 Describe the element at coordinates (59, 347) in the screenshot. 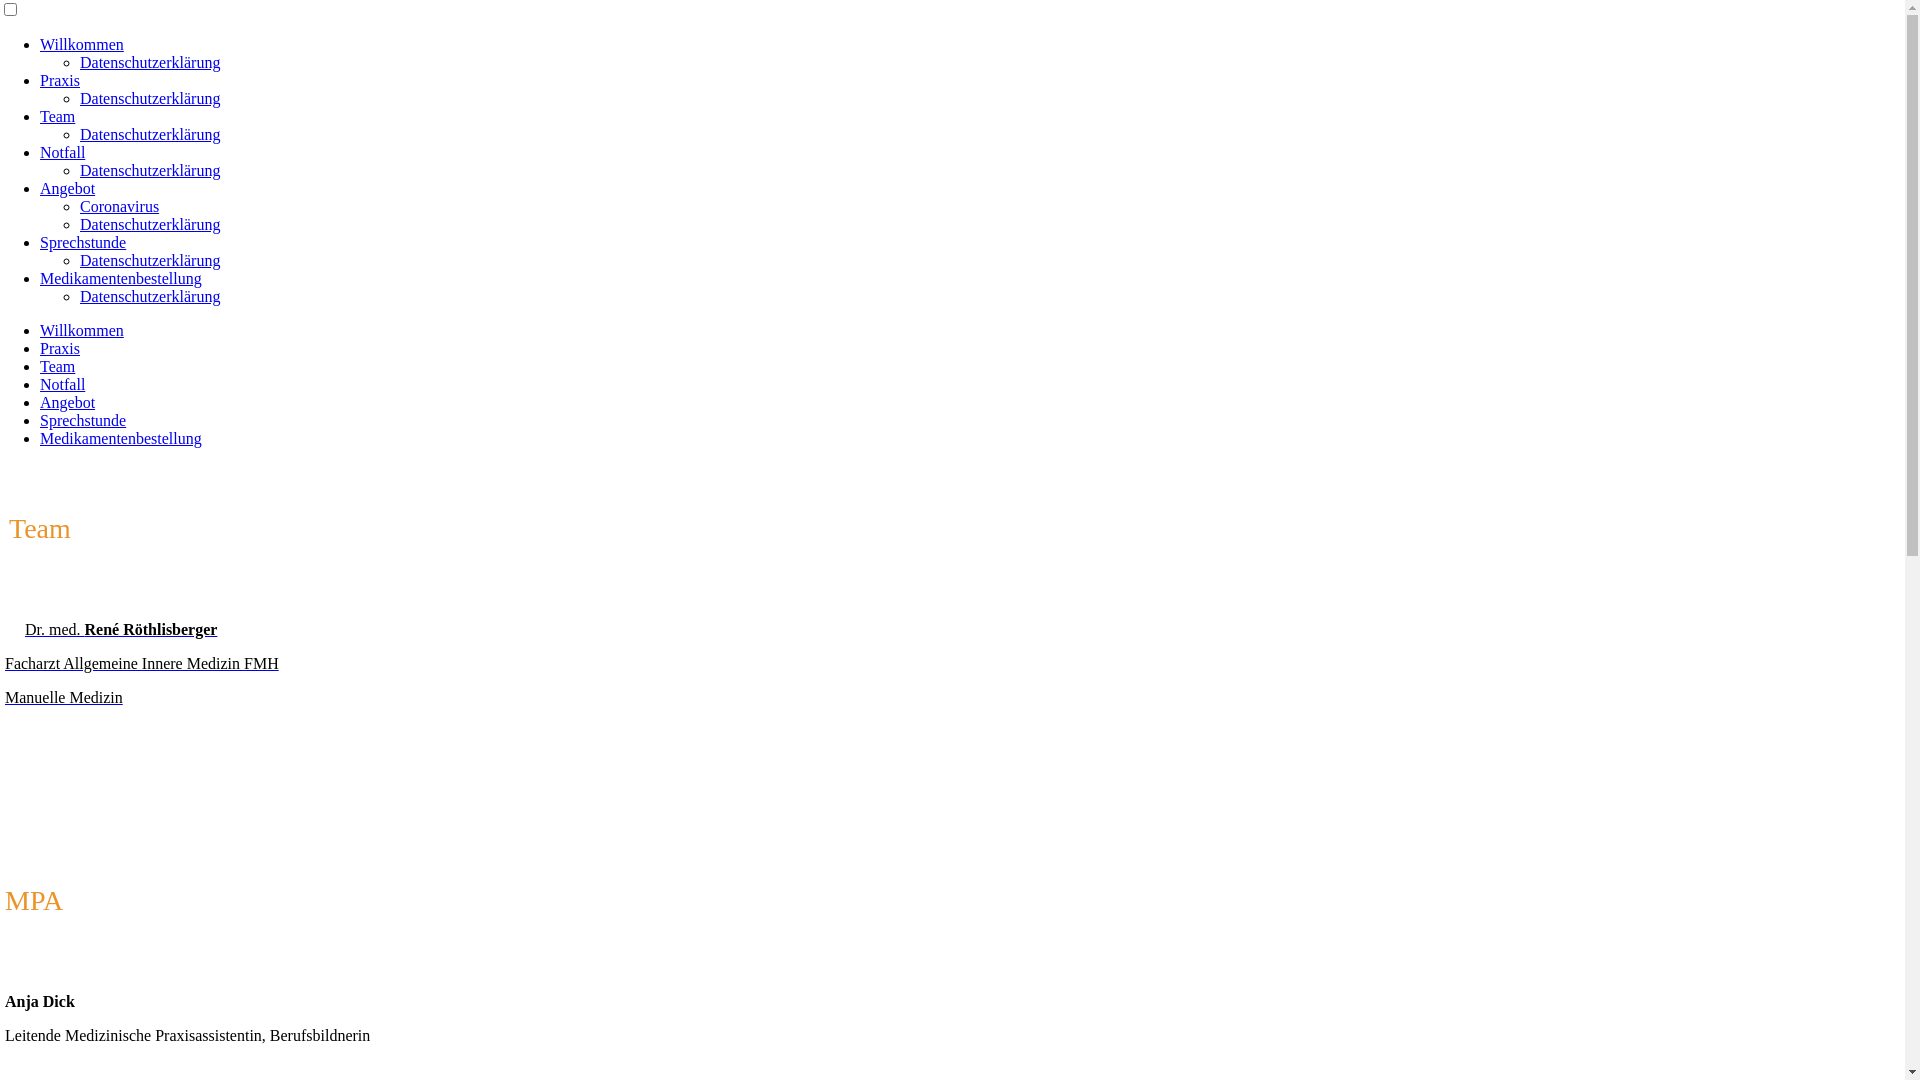

I see `'Praxis'` at that location.